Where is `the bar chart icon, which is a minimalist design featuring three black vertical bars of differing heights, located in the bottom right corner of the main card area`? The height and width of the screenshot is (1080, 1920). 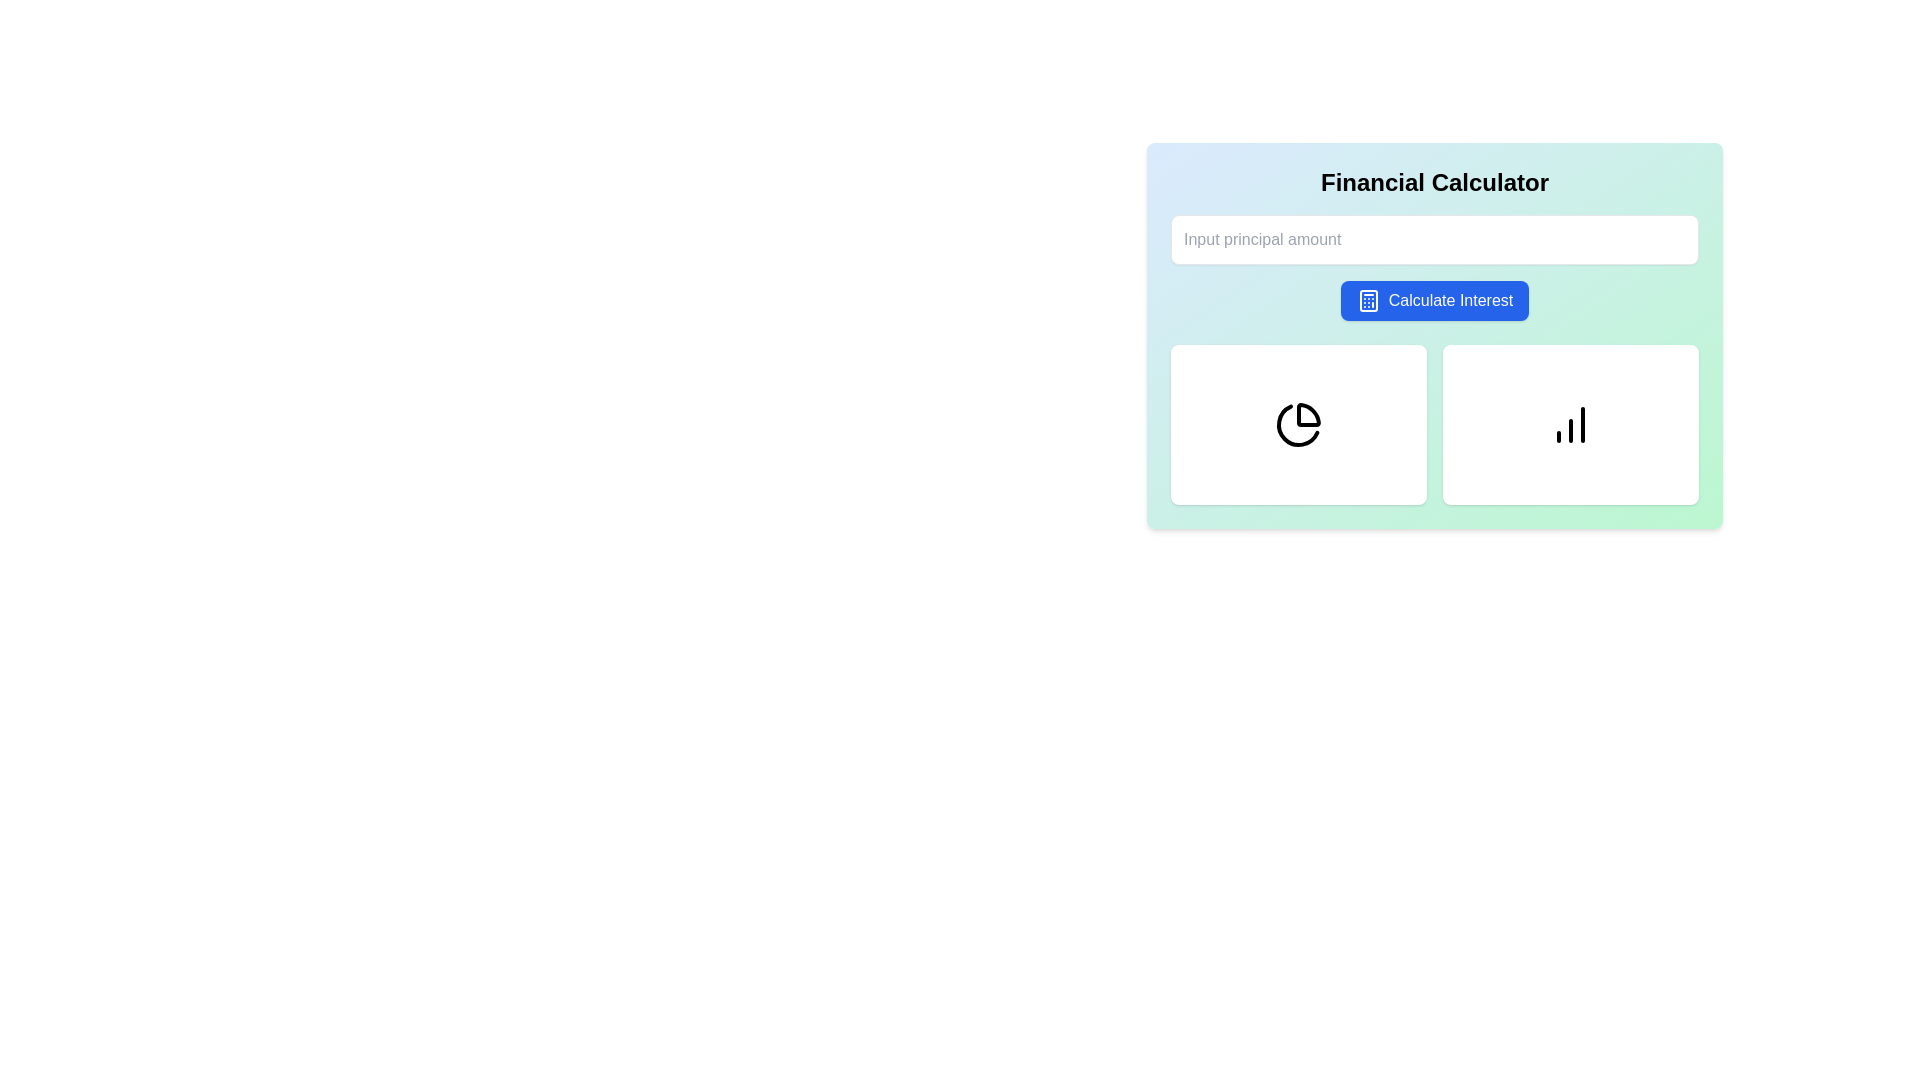
the bar chart icon, which is a minimalist design featuring three black vertical bars of differing heights, located in the bottom right corner of the main card area is located at coordinates (1569, 423).